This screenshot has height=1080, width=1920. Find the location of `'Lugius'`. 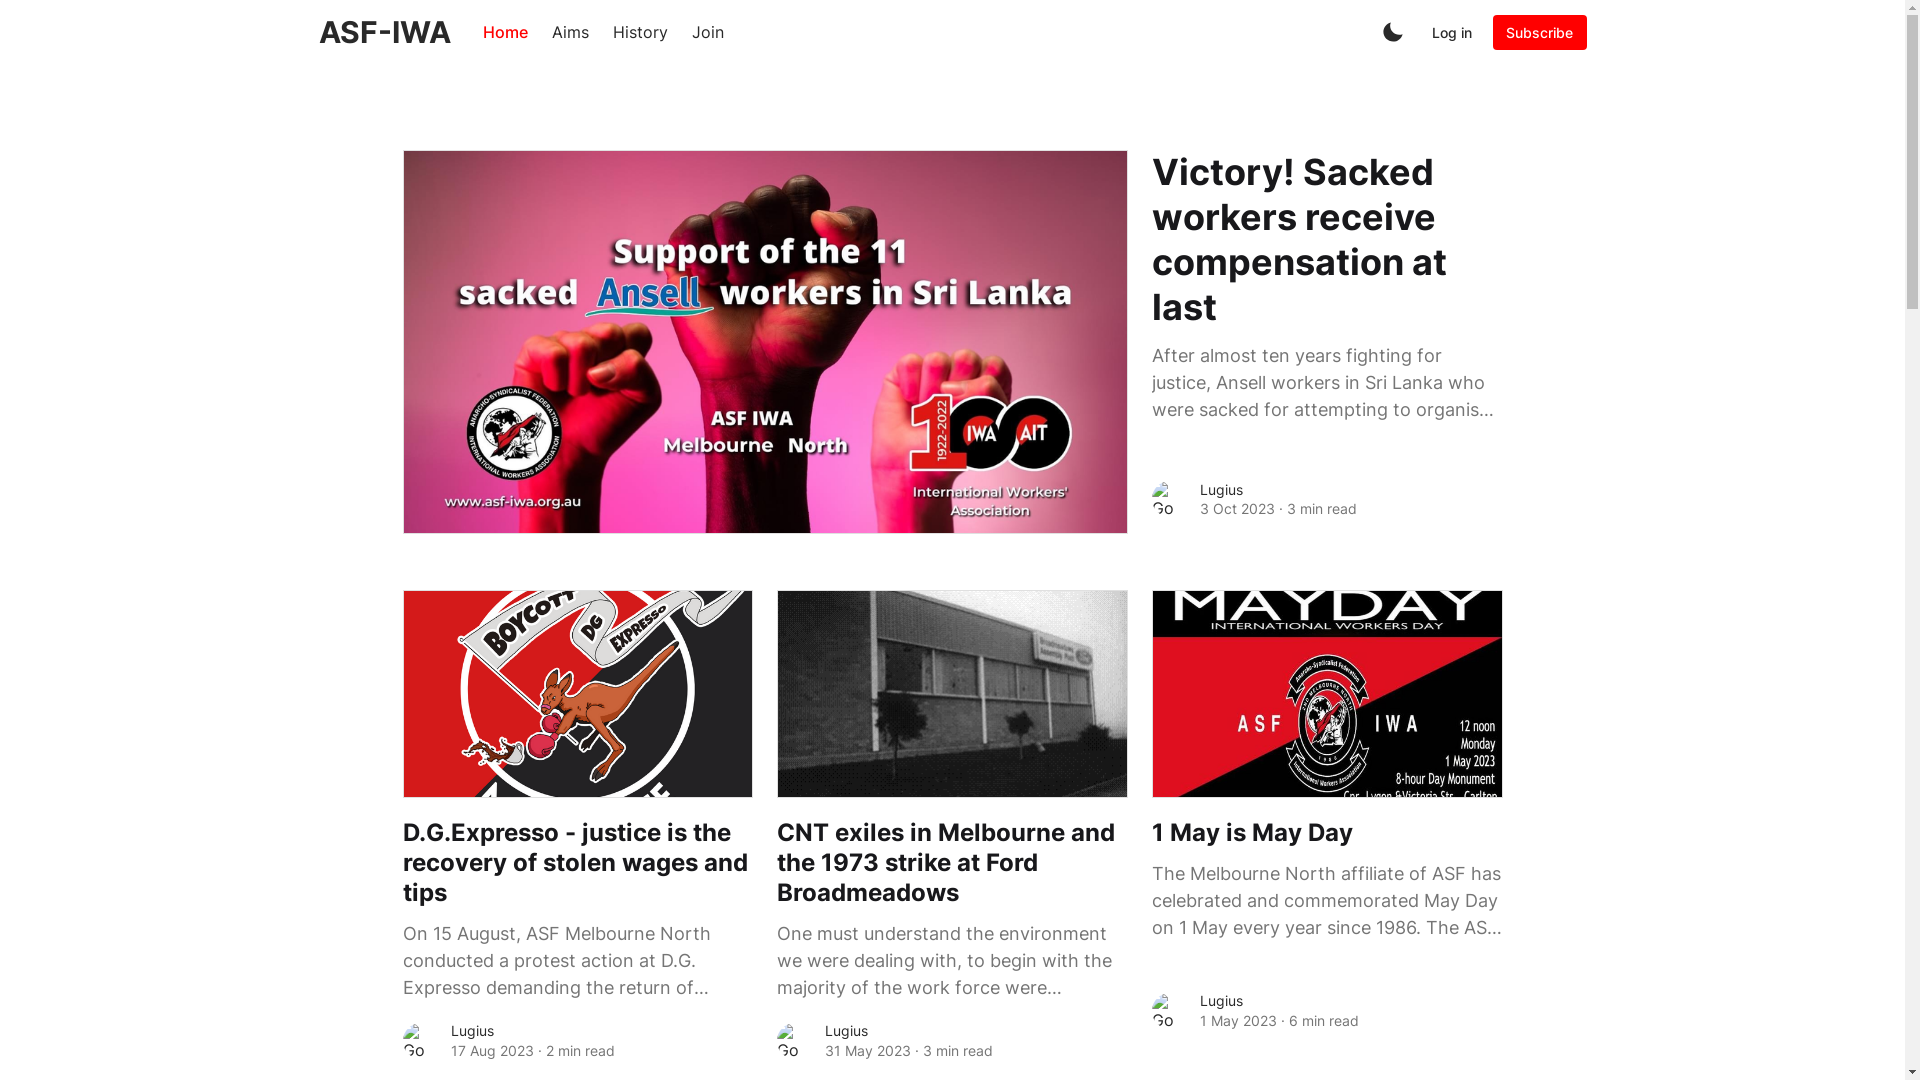

'Lugius' is located at coordinates (470, 1030).